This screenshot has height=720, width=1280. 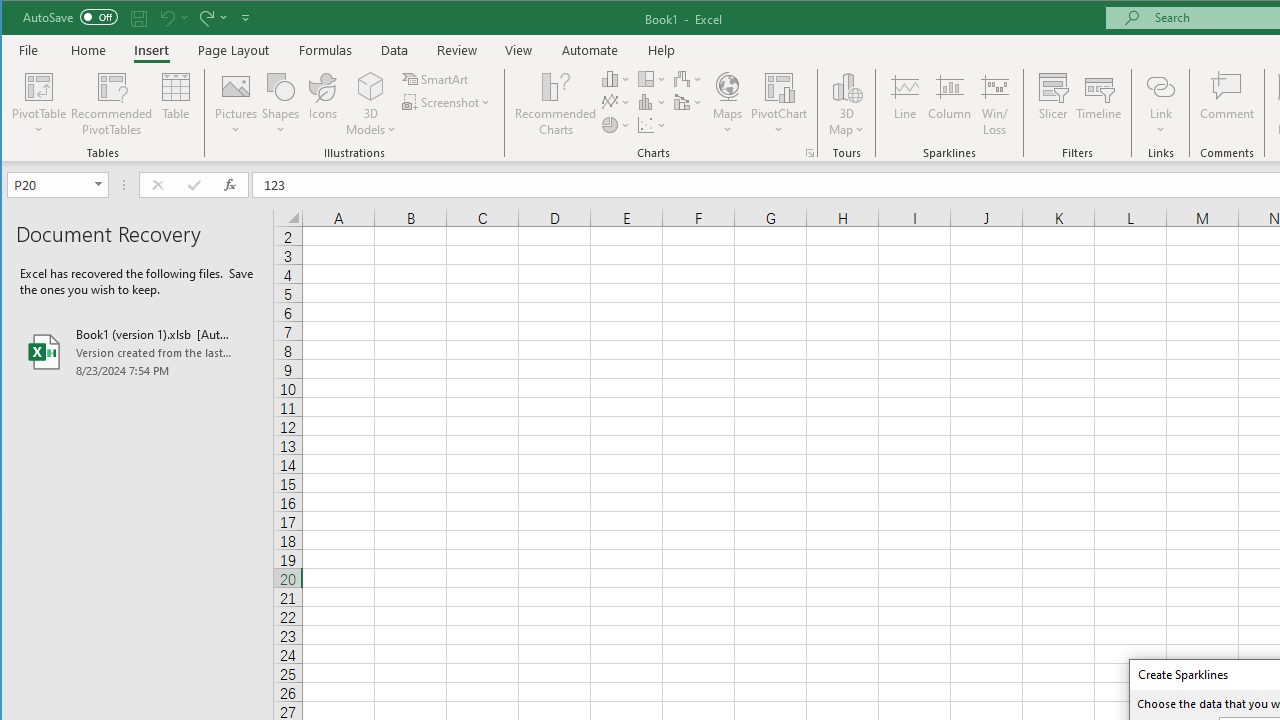 I want to click on 'Insert', so click(x=150, y=49).